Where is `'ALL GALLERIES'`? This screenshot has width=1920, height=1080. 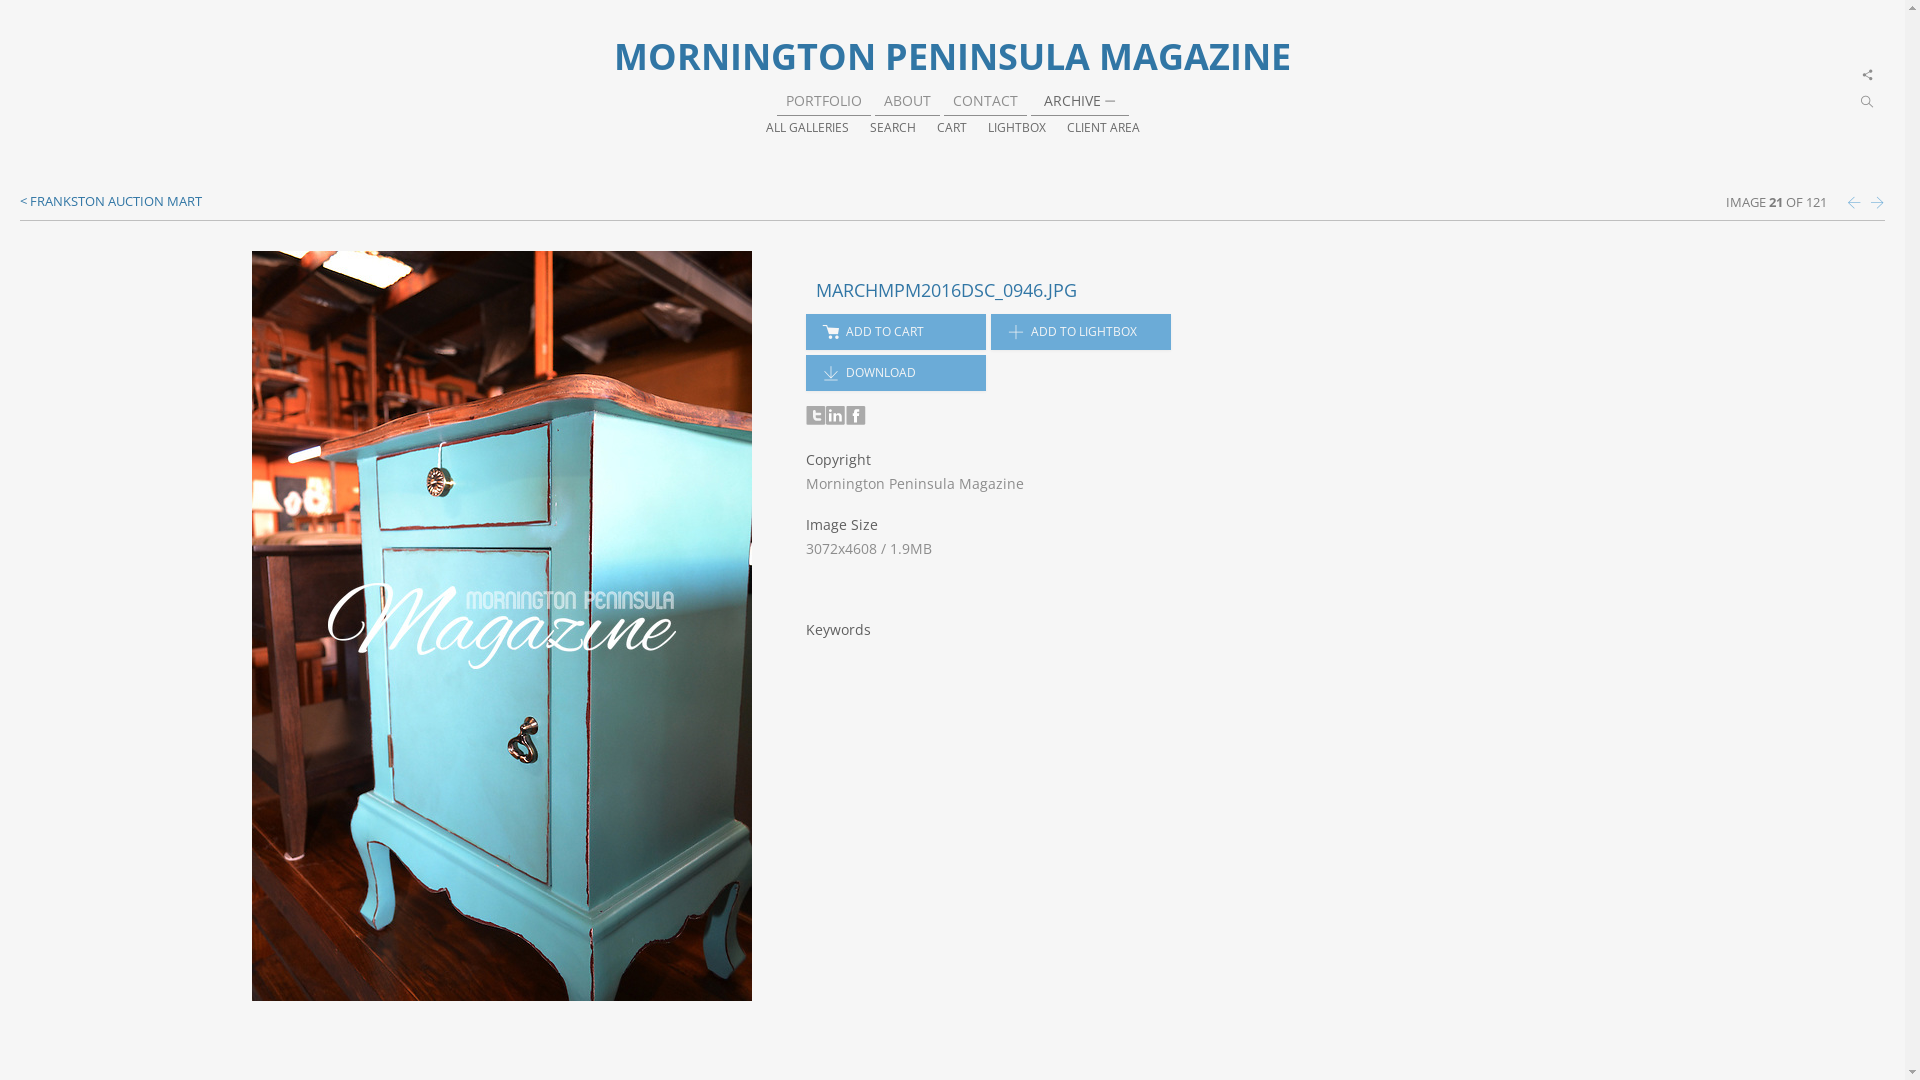 'ALL GALLERIES' is located at coordinates (807, 127).